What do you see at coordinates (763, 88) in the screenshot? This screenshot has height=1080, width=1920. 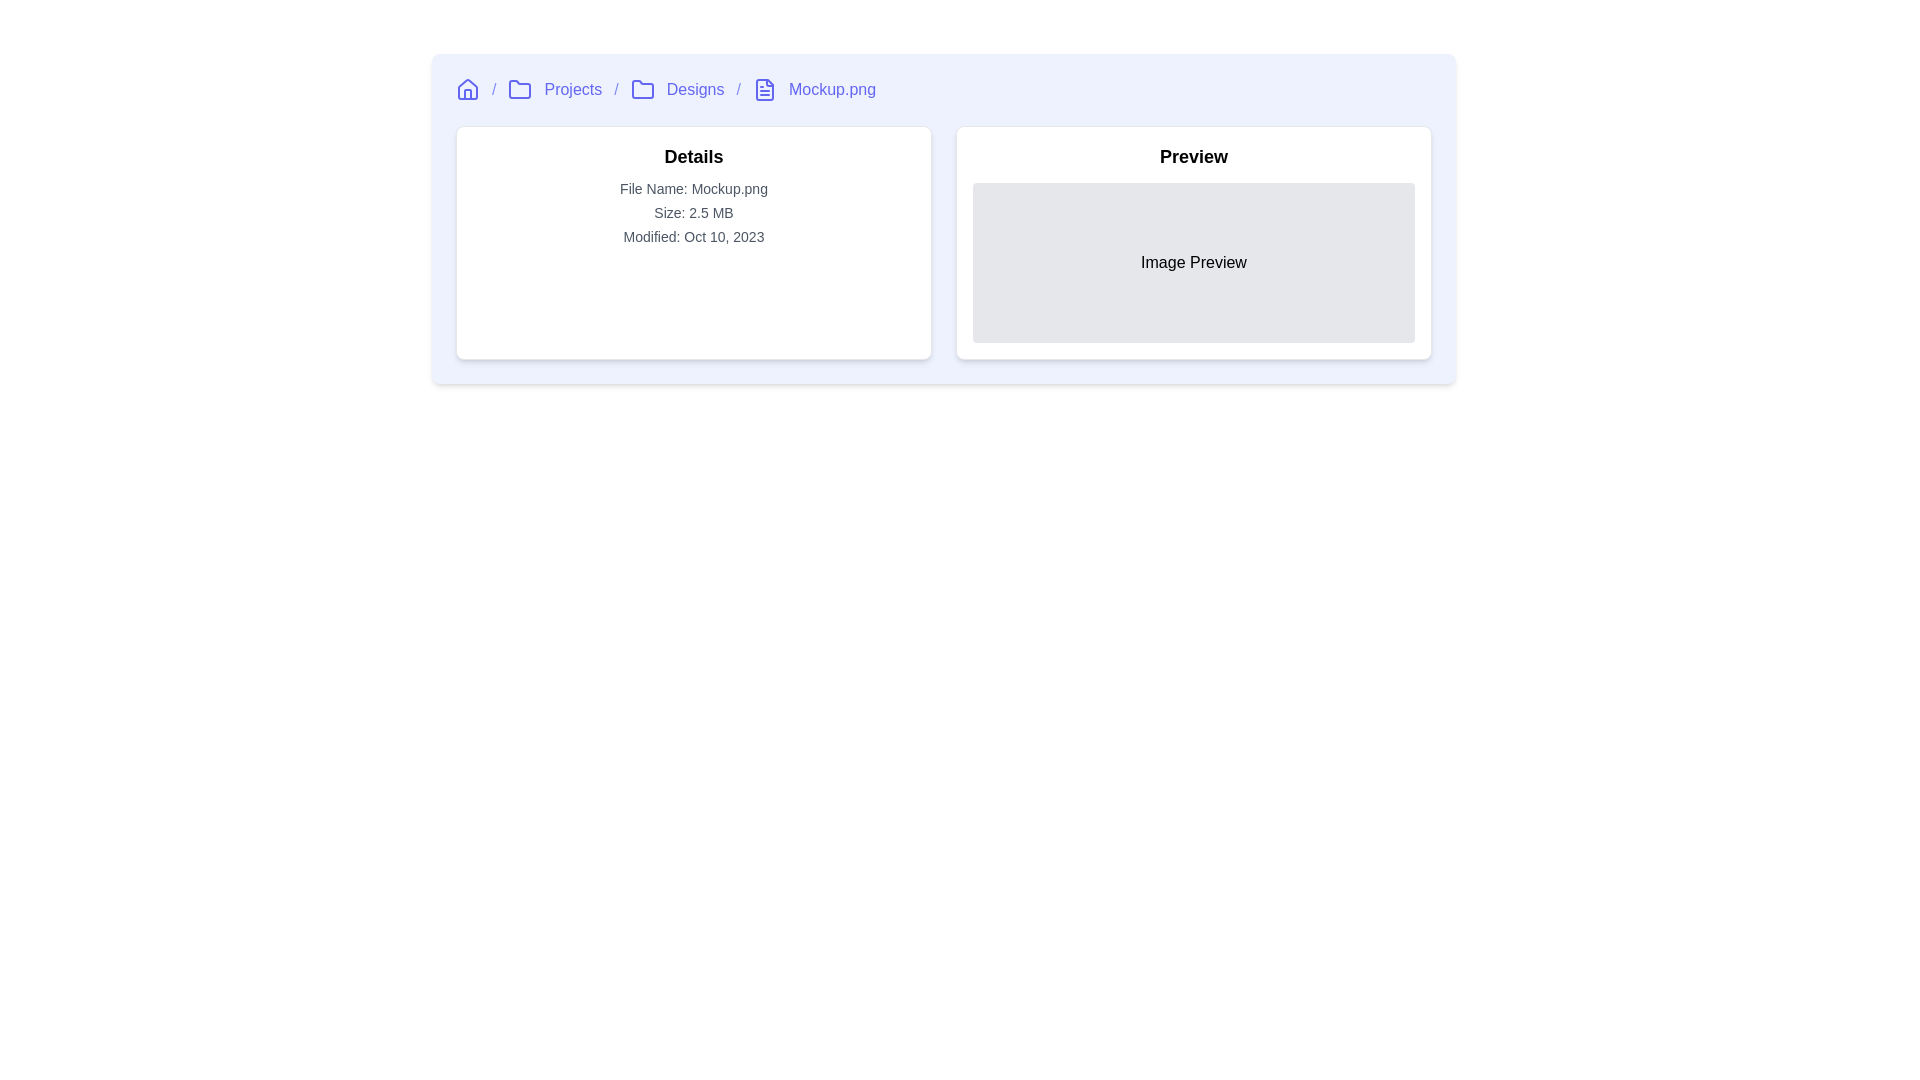 I see `the icon representing the file 'Mockup.png' in the breadcrumb navigation, located between the 'Designs' label and the 'Mockup.png' label` at bounding box center [763, 88].